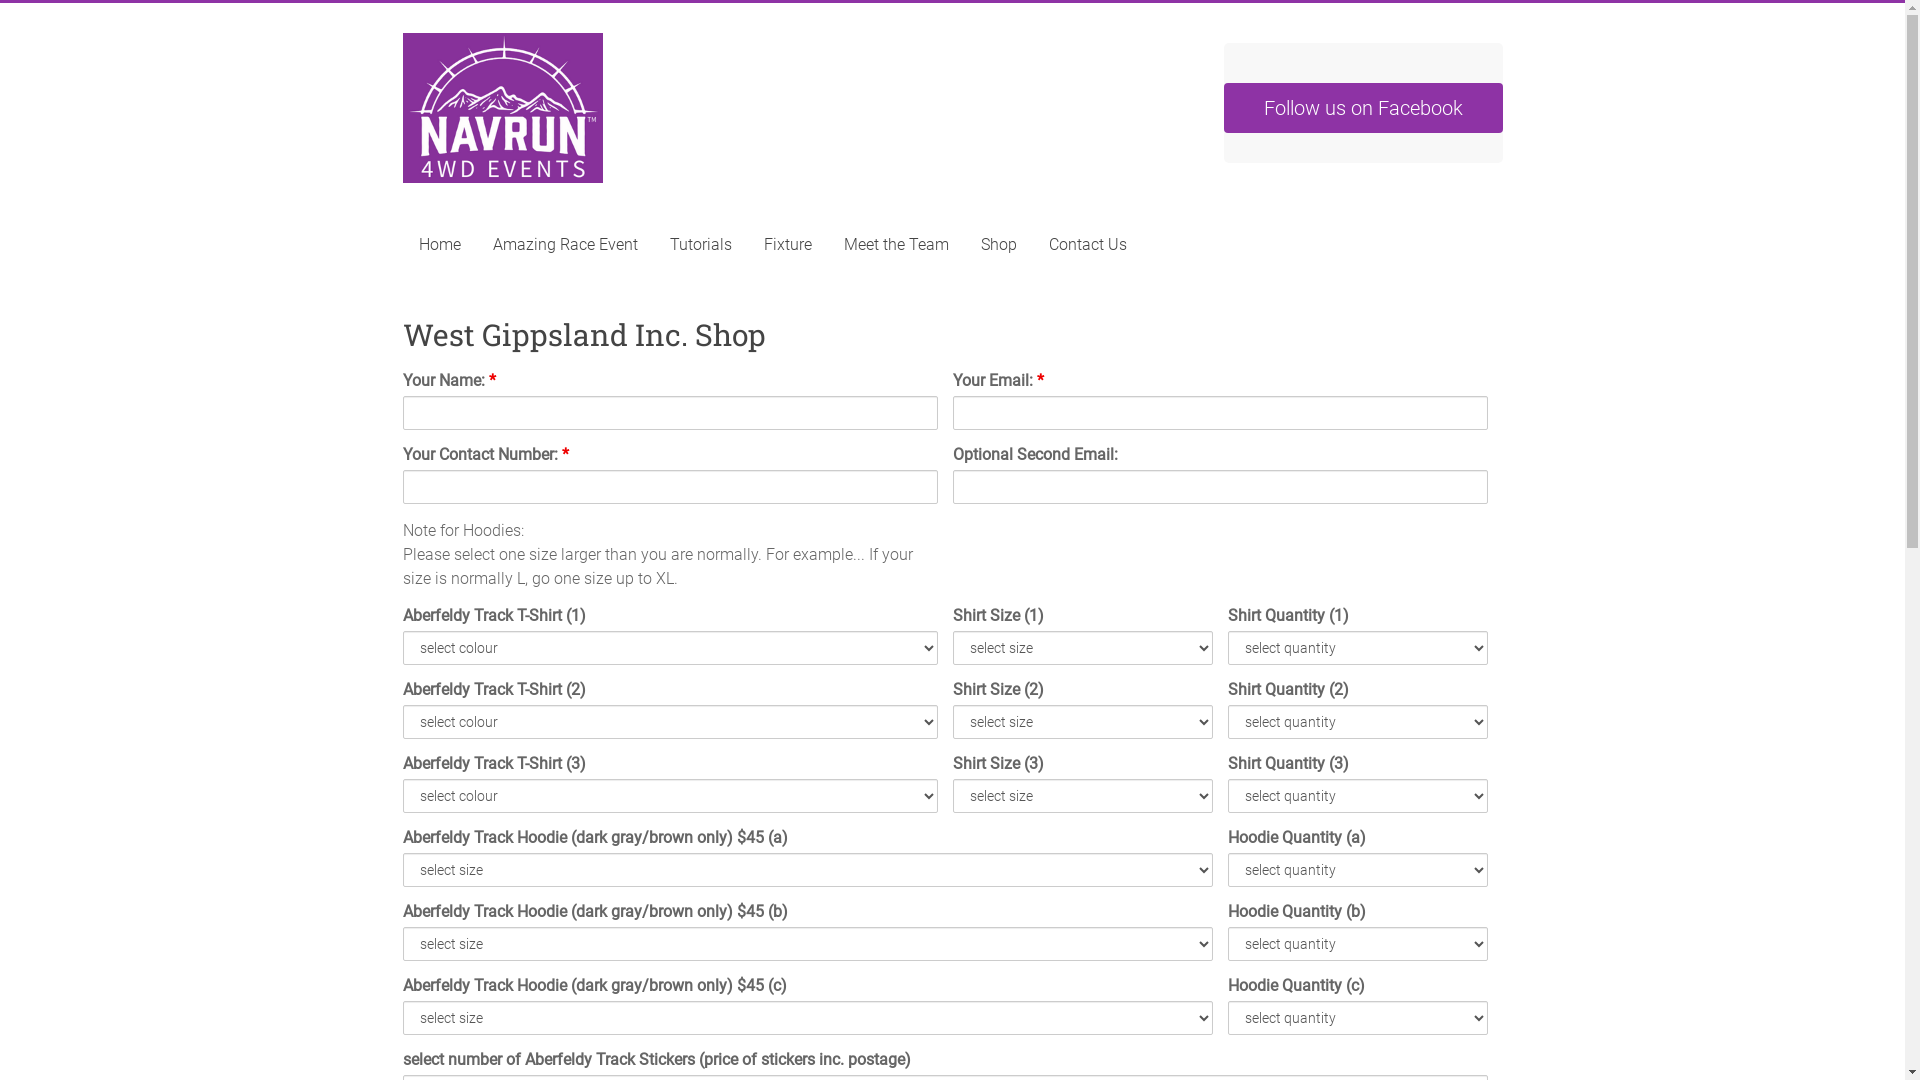  I want to click on 'Navrun 4wd Events', so click(401, 99).